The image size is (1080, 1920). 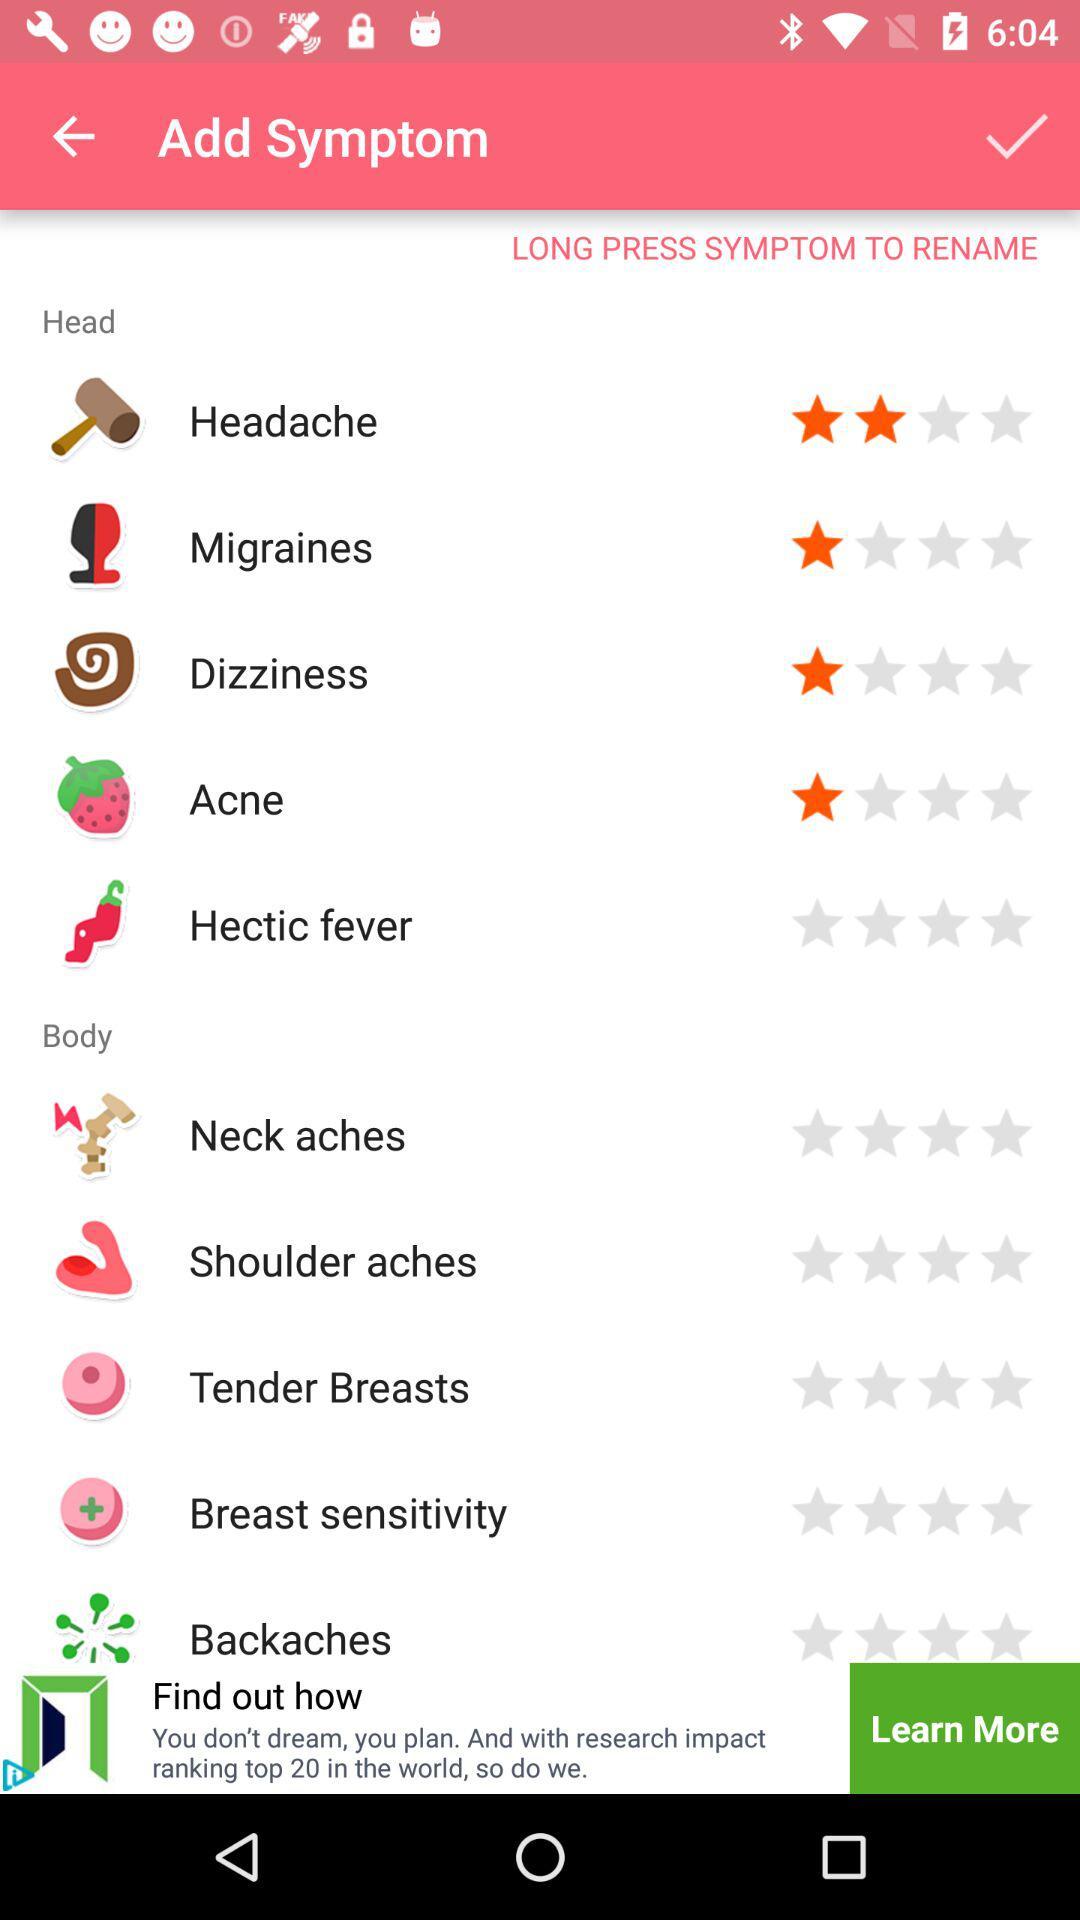 I want to click on option to rate one star, so click(x=817, y=1512).